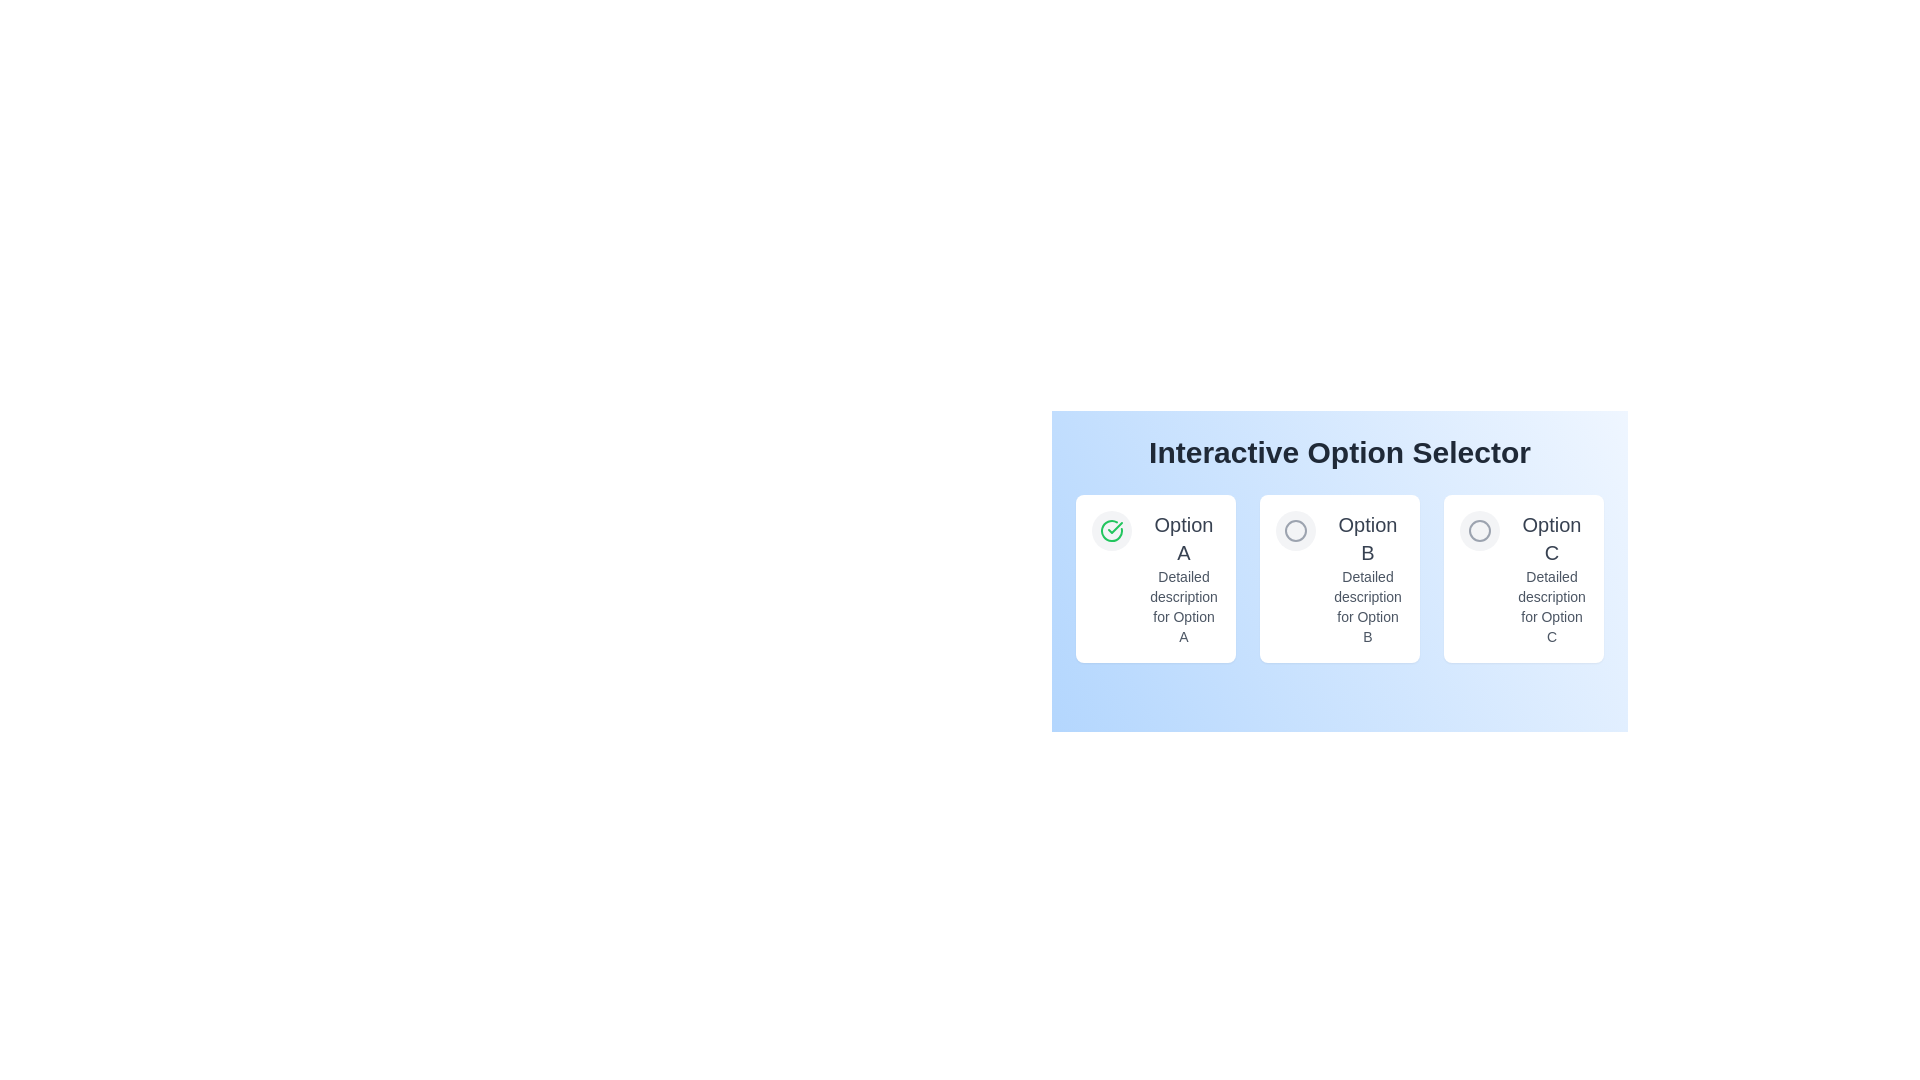 The image size is (1920, 1080). Describe the element at coordinates (1367, 605) in the screenshot. I see `the Text block that provides additional descriptive information about Option B, located within the card representing Option B, immediately below the main title 'Option B'` at that location.